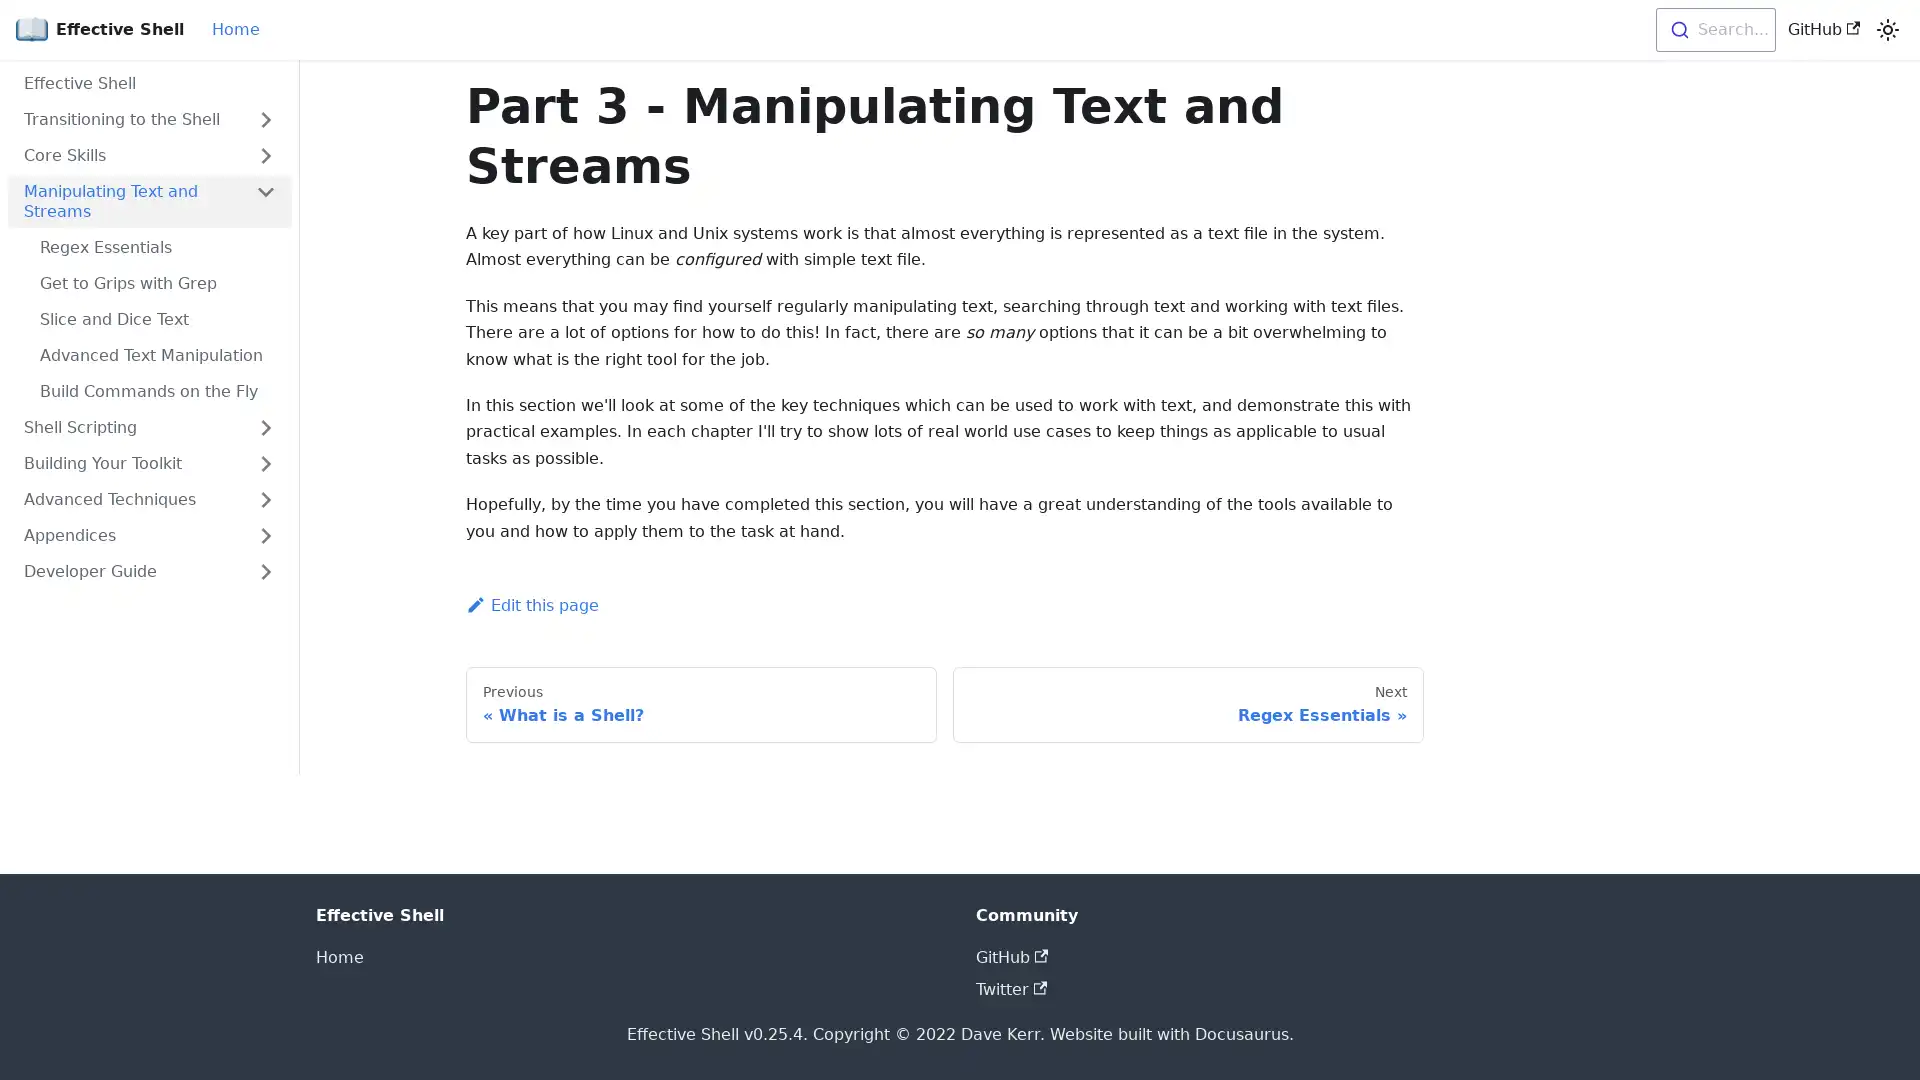 Image resolution: width=1920 pixels, height=1080 pixels. I want to click on Toggle the collapsible sidebar category 'Manipulating Text and Streams', so click(264, 201).